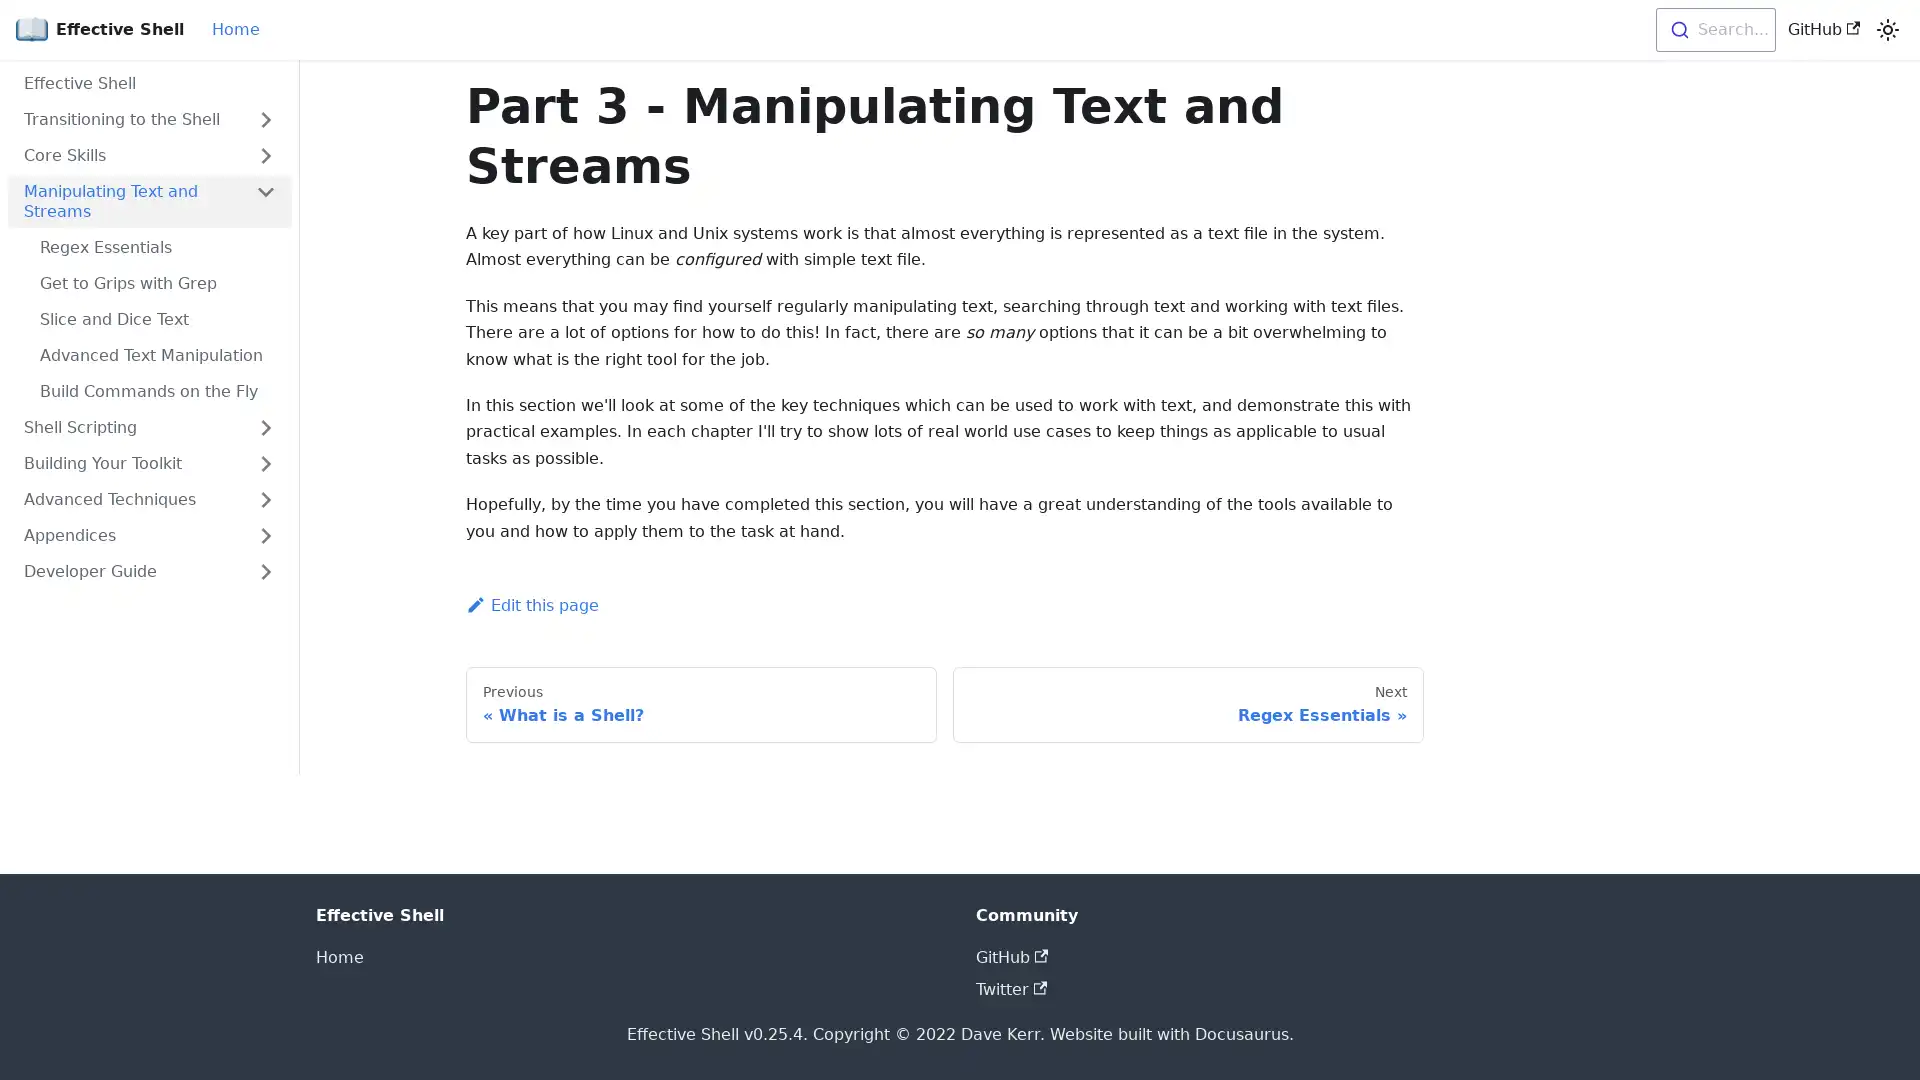 Image resolution: width=1920 pixels, height=1080 pixels. I want to click on Toggle the collapsible sidebar category 'Manipulating Text and Streams', so click(264, 201).